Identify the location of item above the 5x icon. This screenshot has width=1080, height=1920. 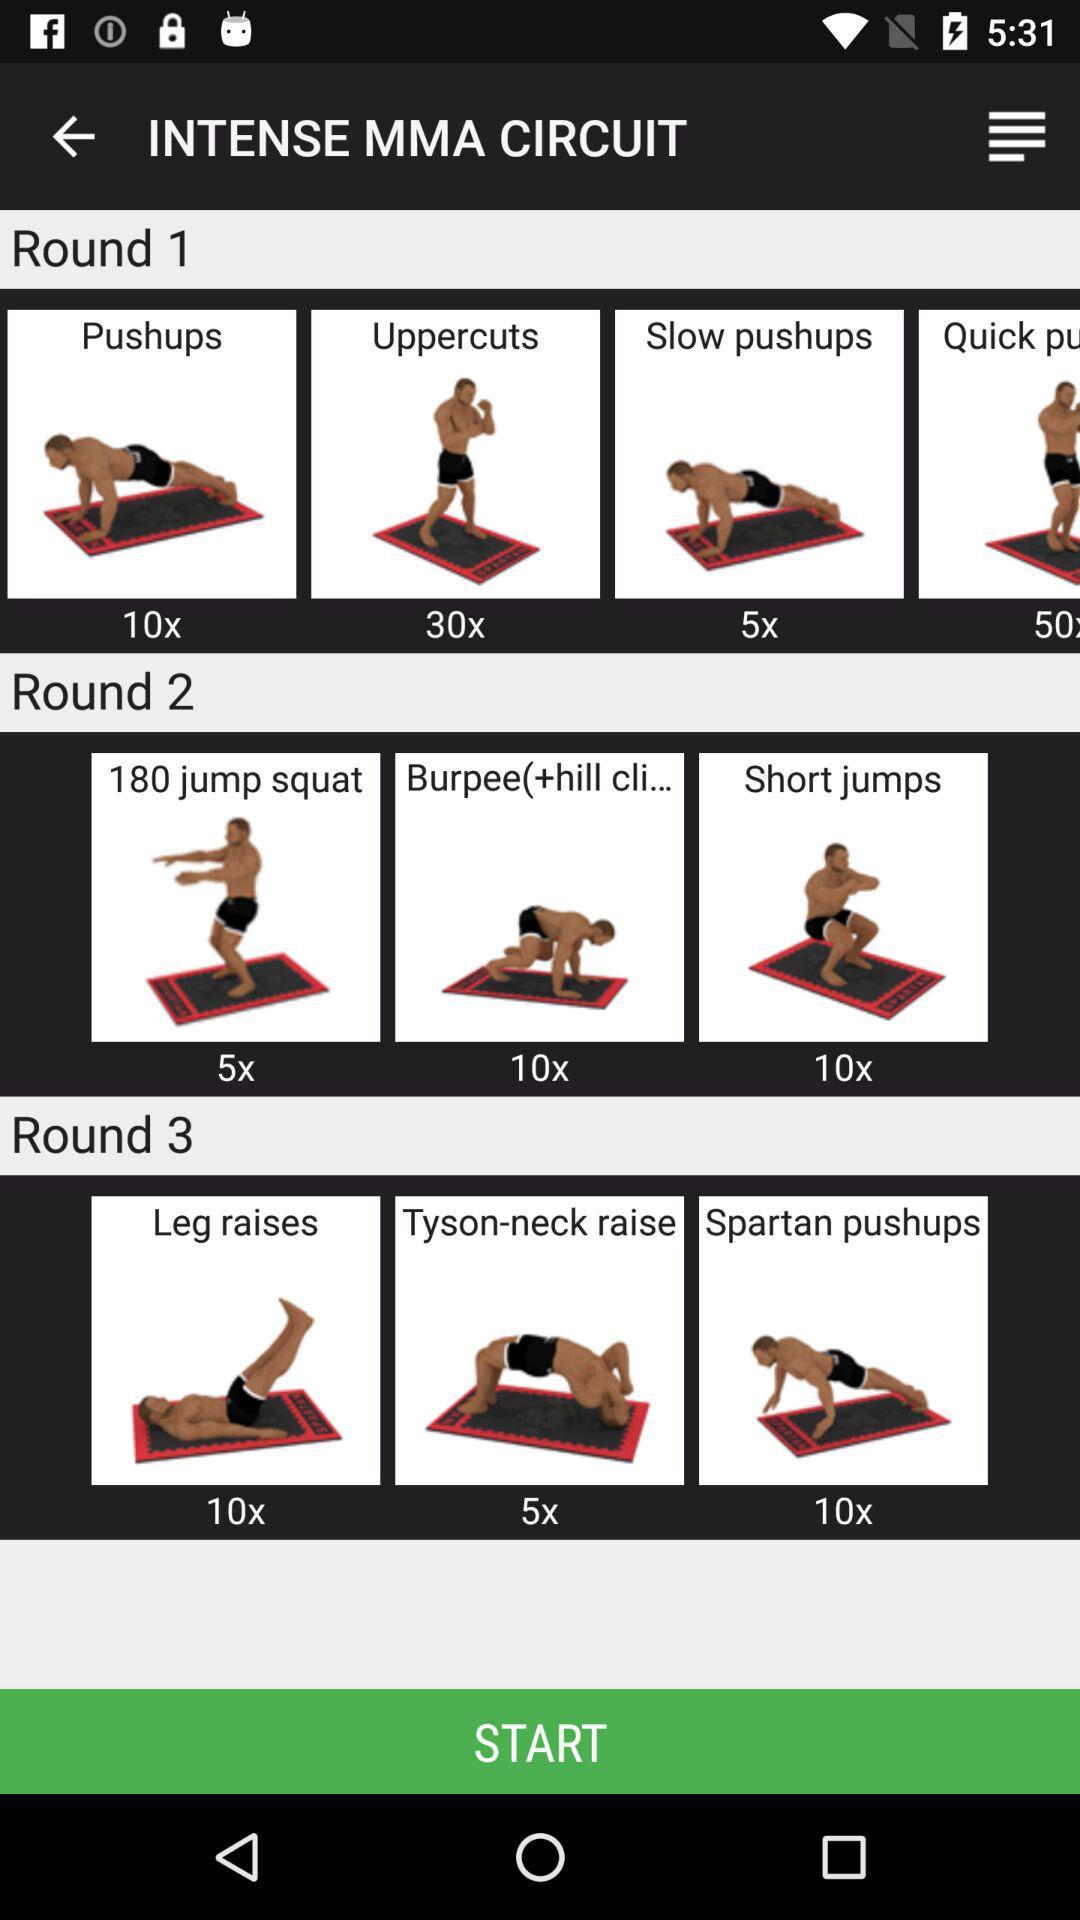
(234, 920).